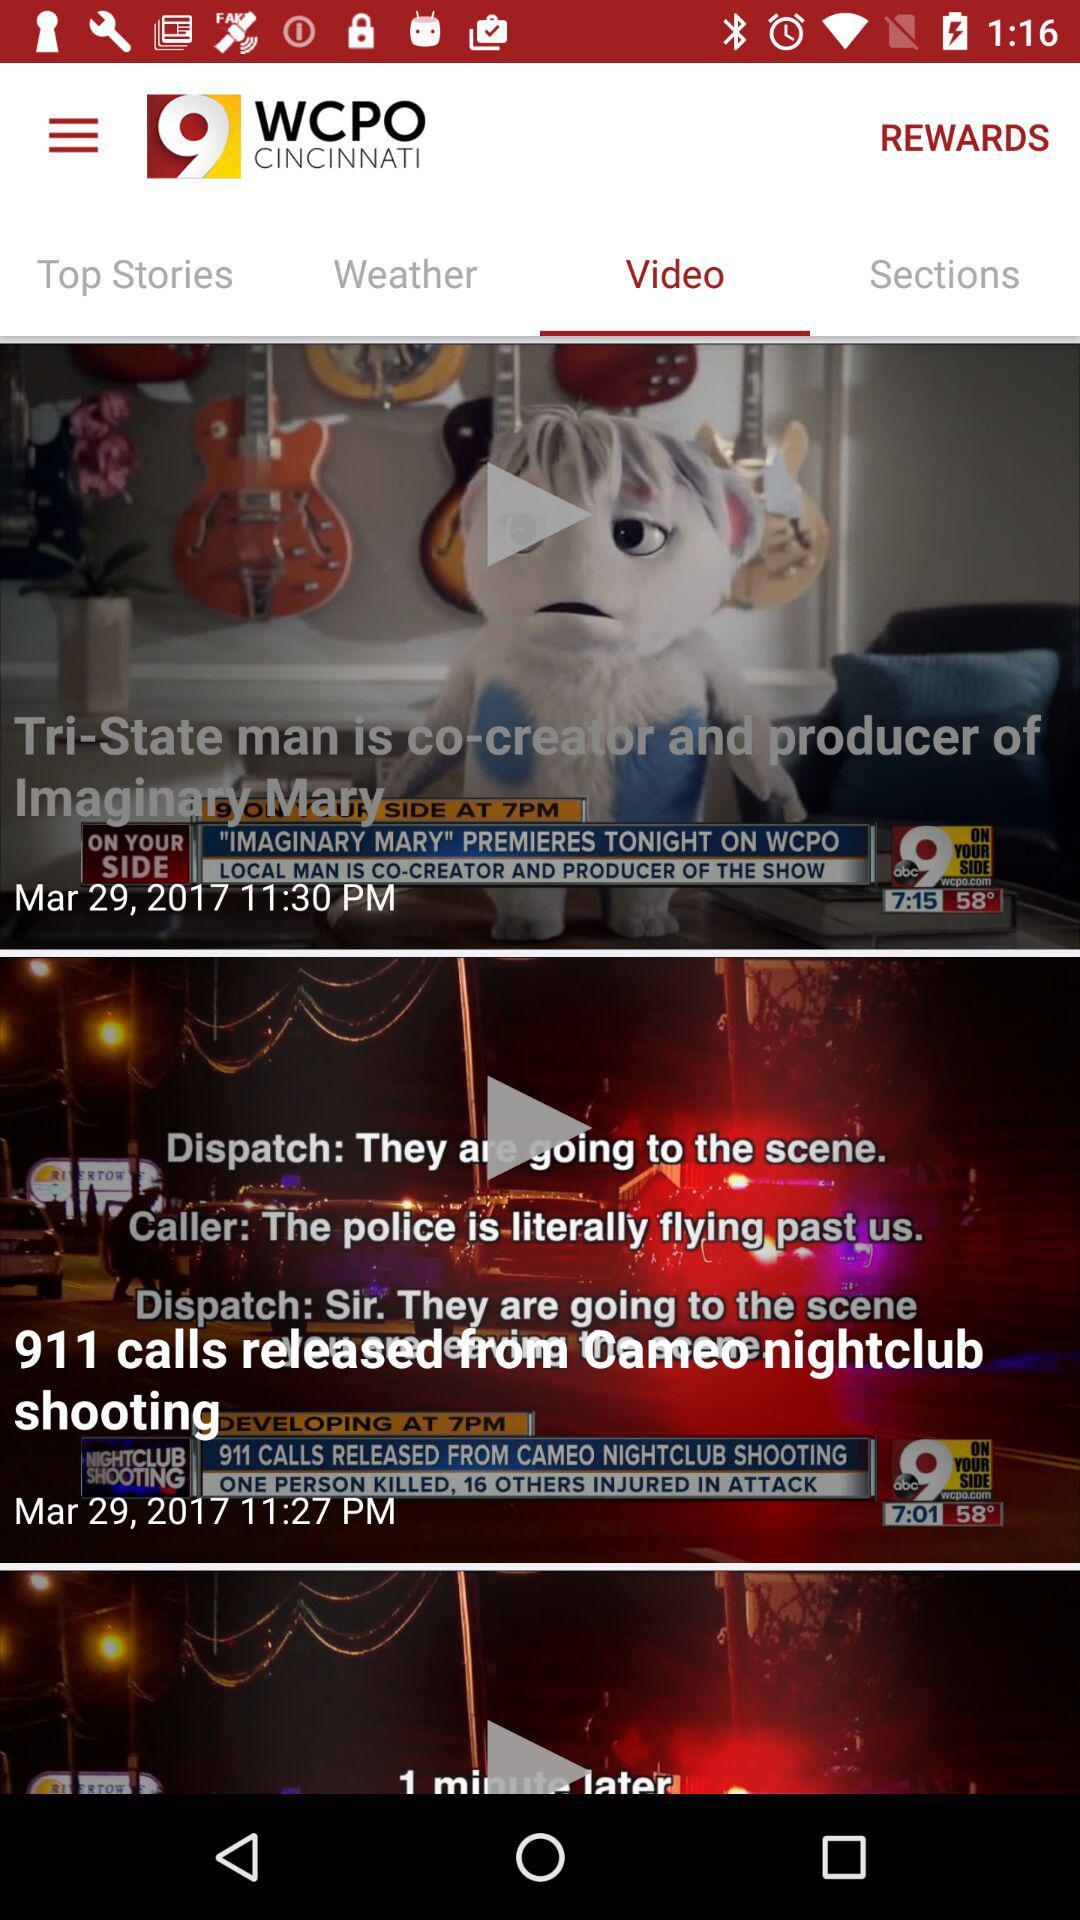 The width and height of the screenshot is (1080, 1920). Describe the element at coordinates (540, 1258) in the screenshot. I see `open selected video` at that location.